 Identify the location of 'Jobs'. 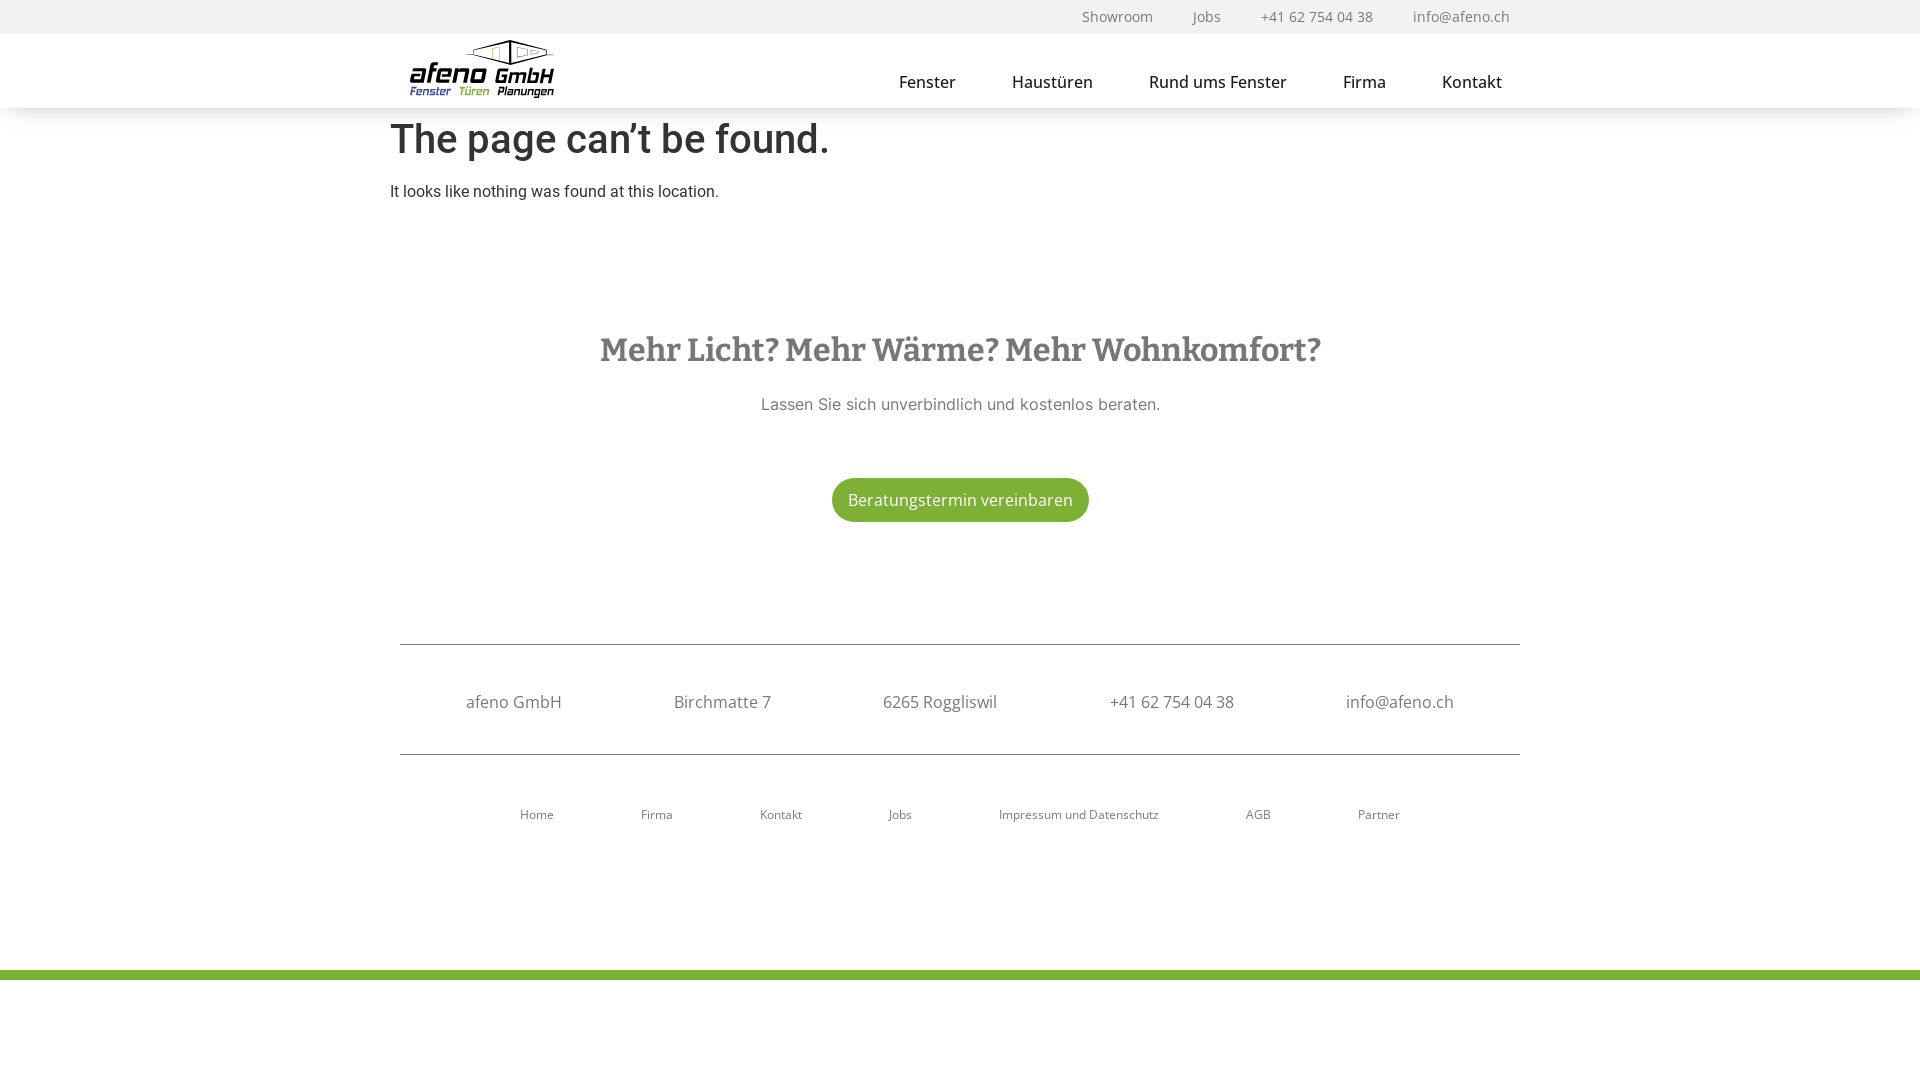
(899, 814).